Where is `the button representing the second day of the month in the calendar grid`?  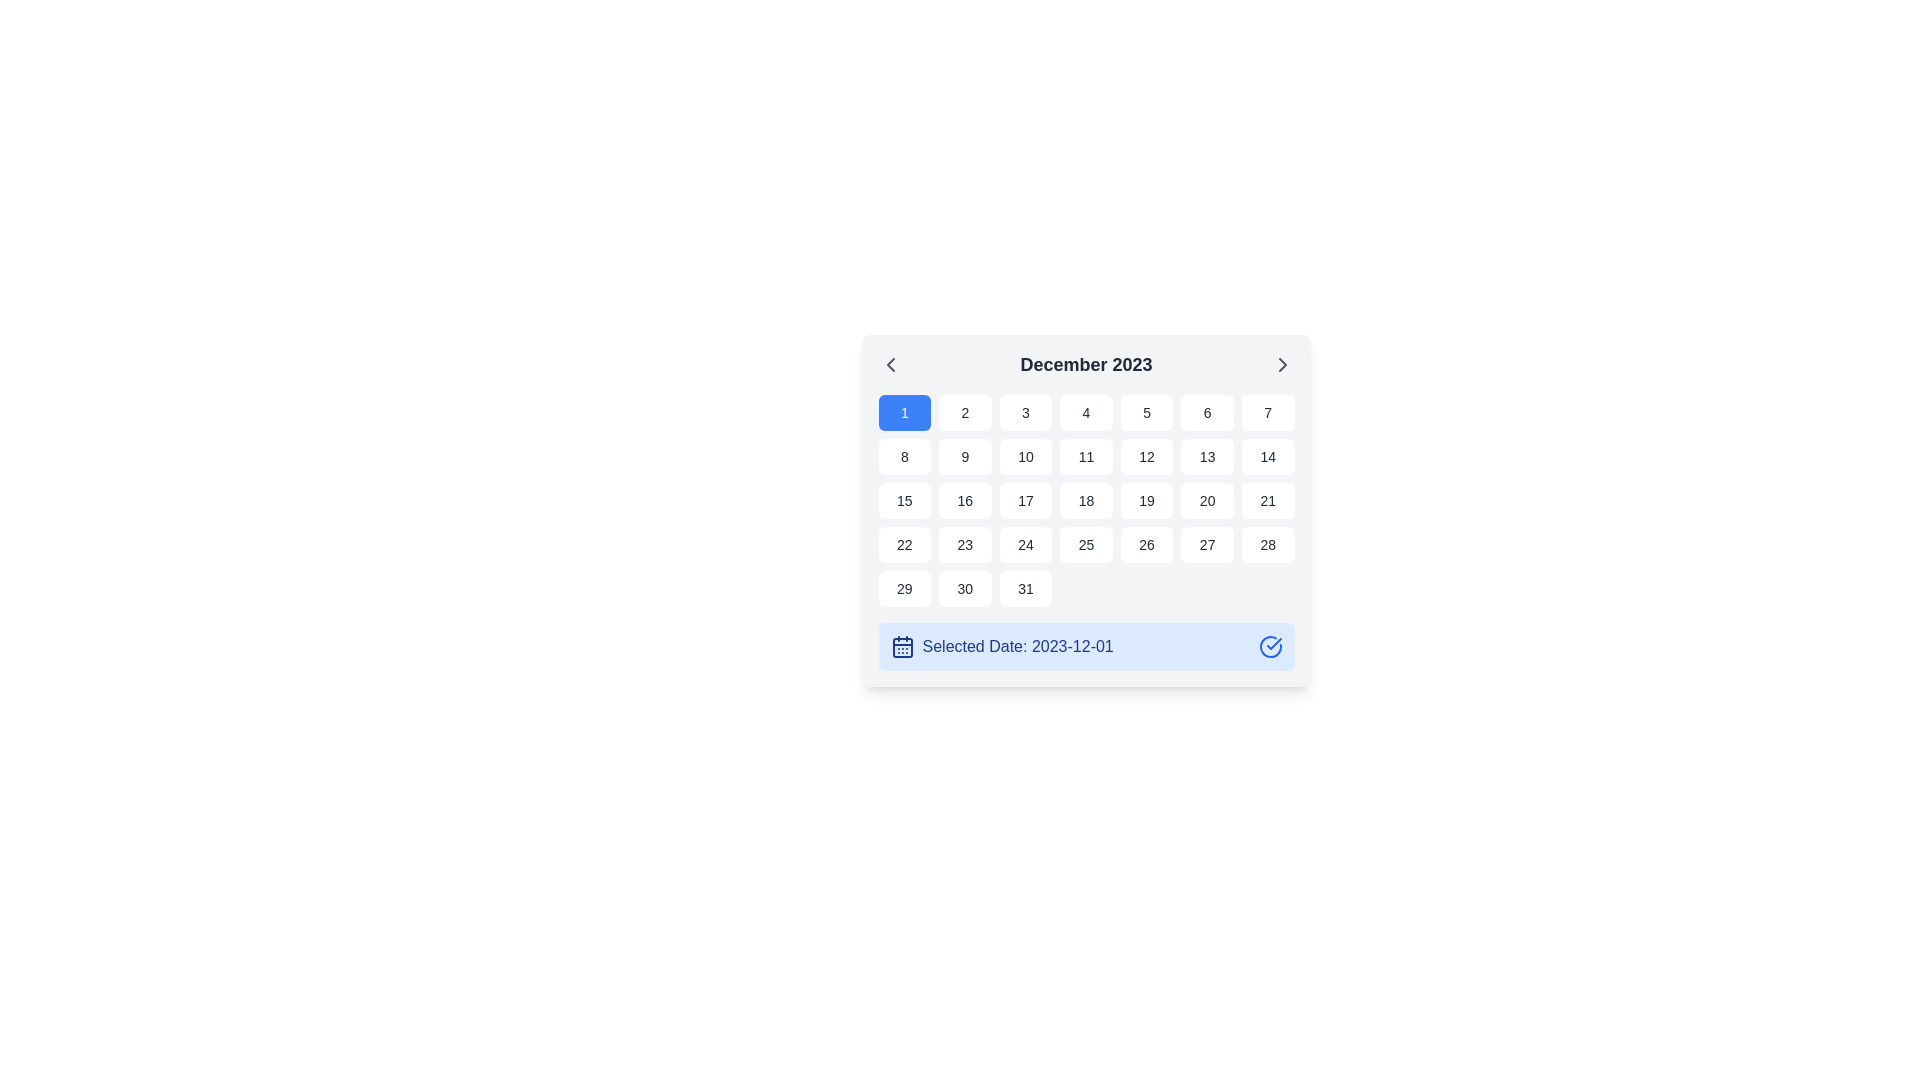
the button representing the second day of the month in the calendar grid is located at coordinates (965, 411).